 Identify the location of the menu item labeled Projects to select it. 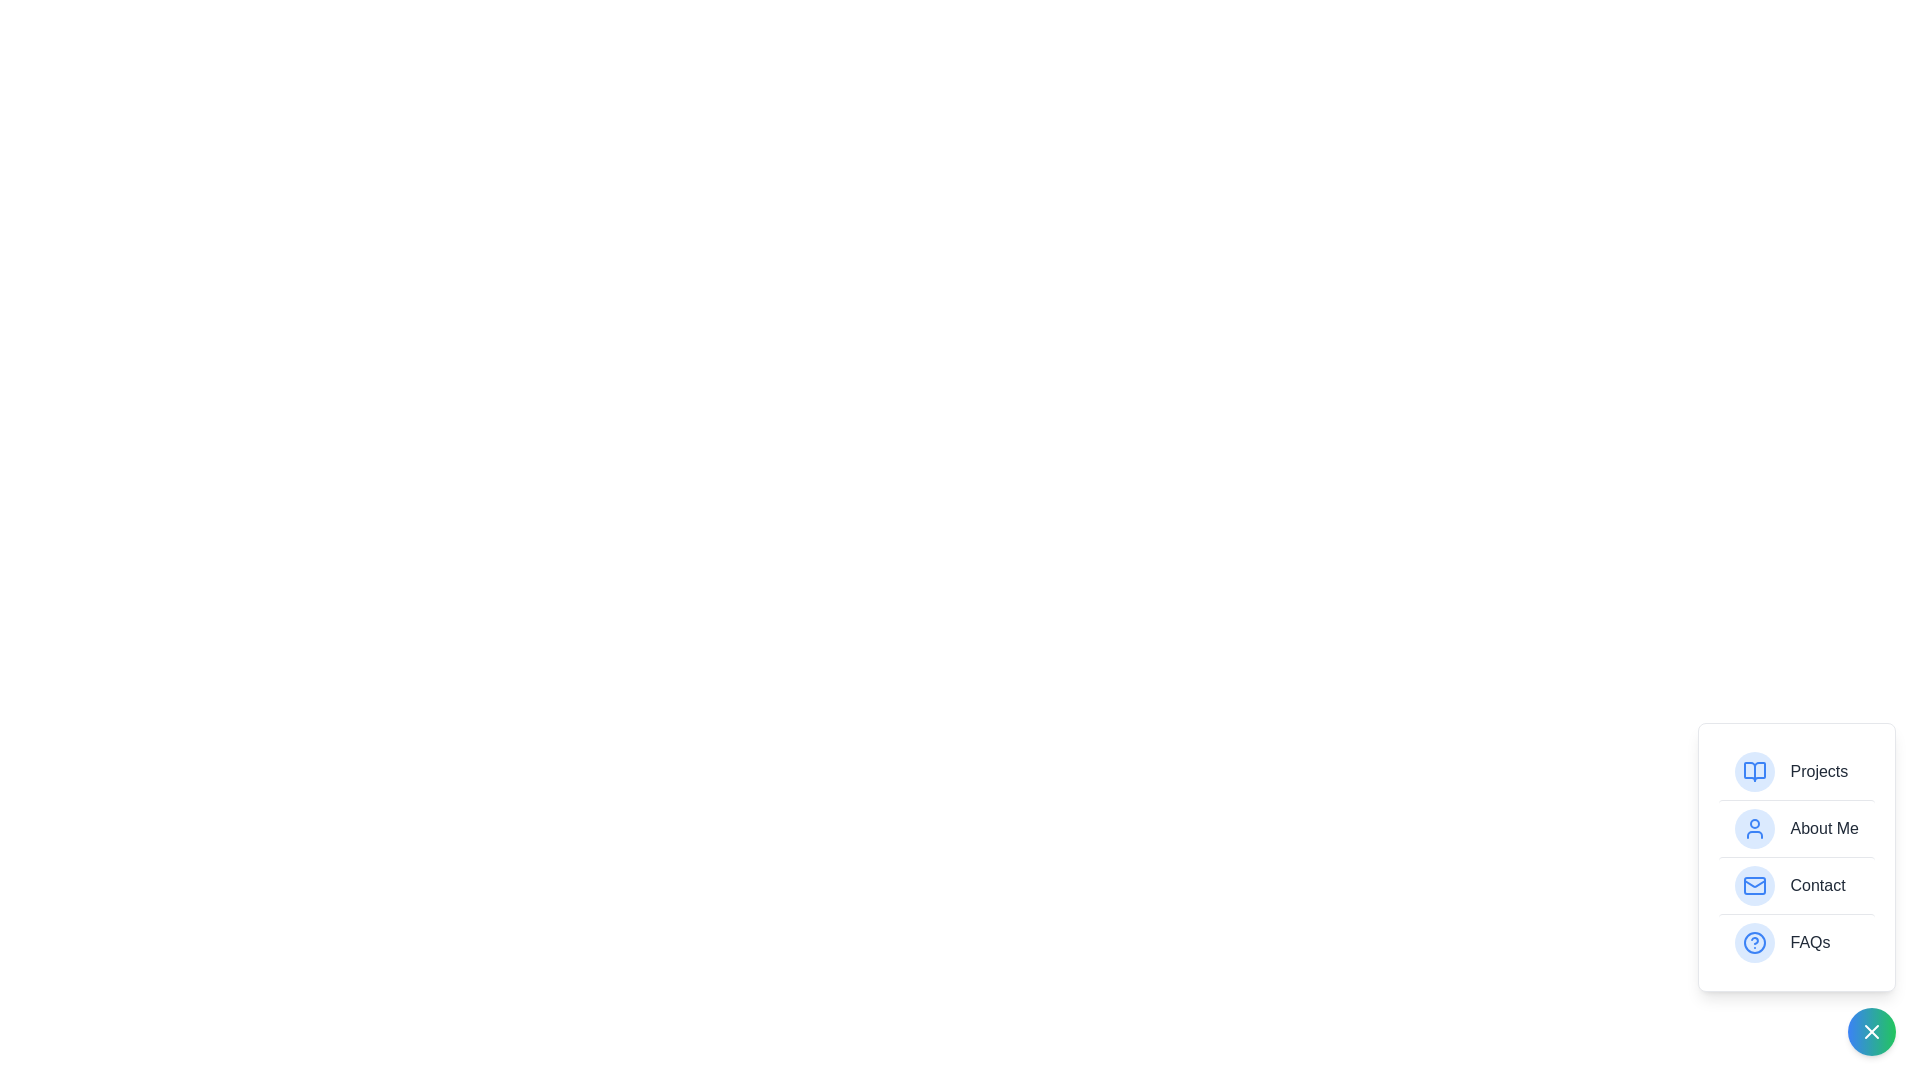
(1796, 770).